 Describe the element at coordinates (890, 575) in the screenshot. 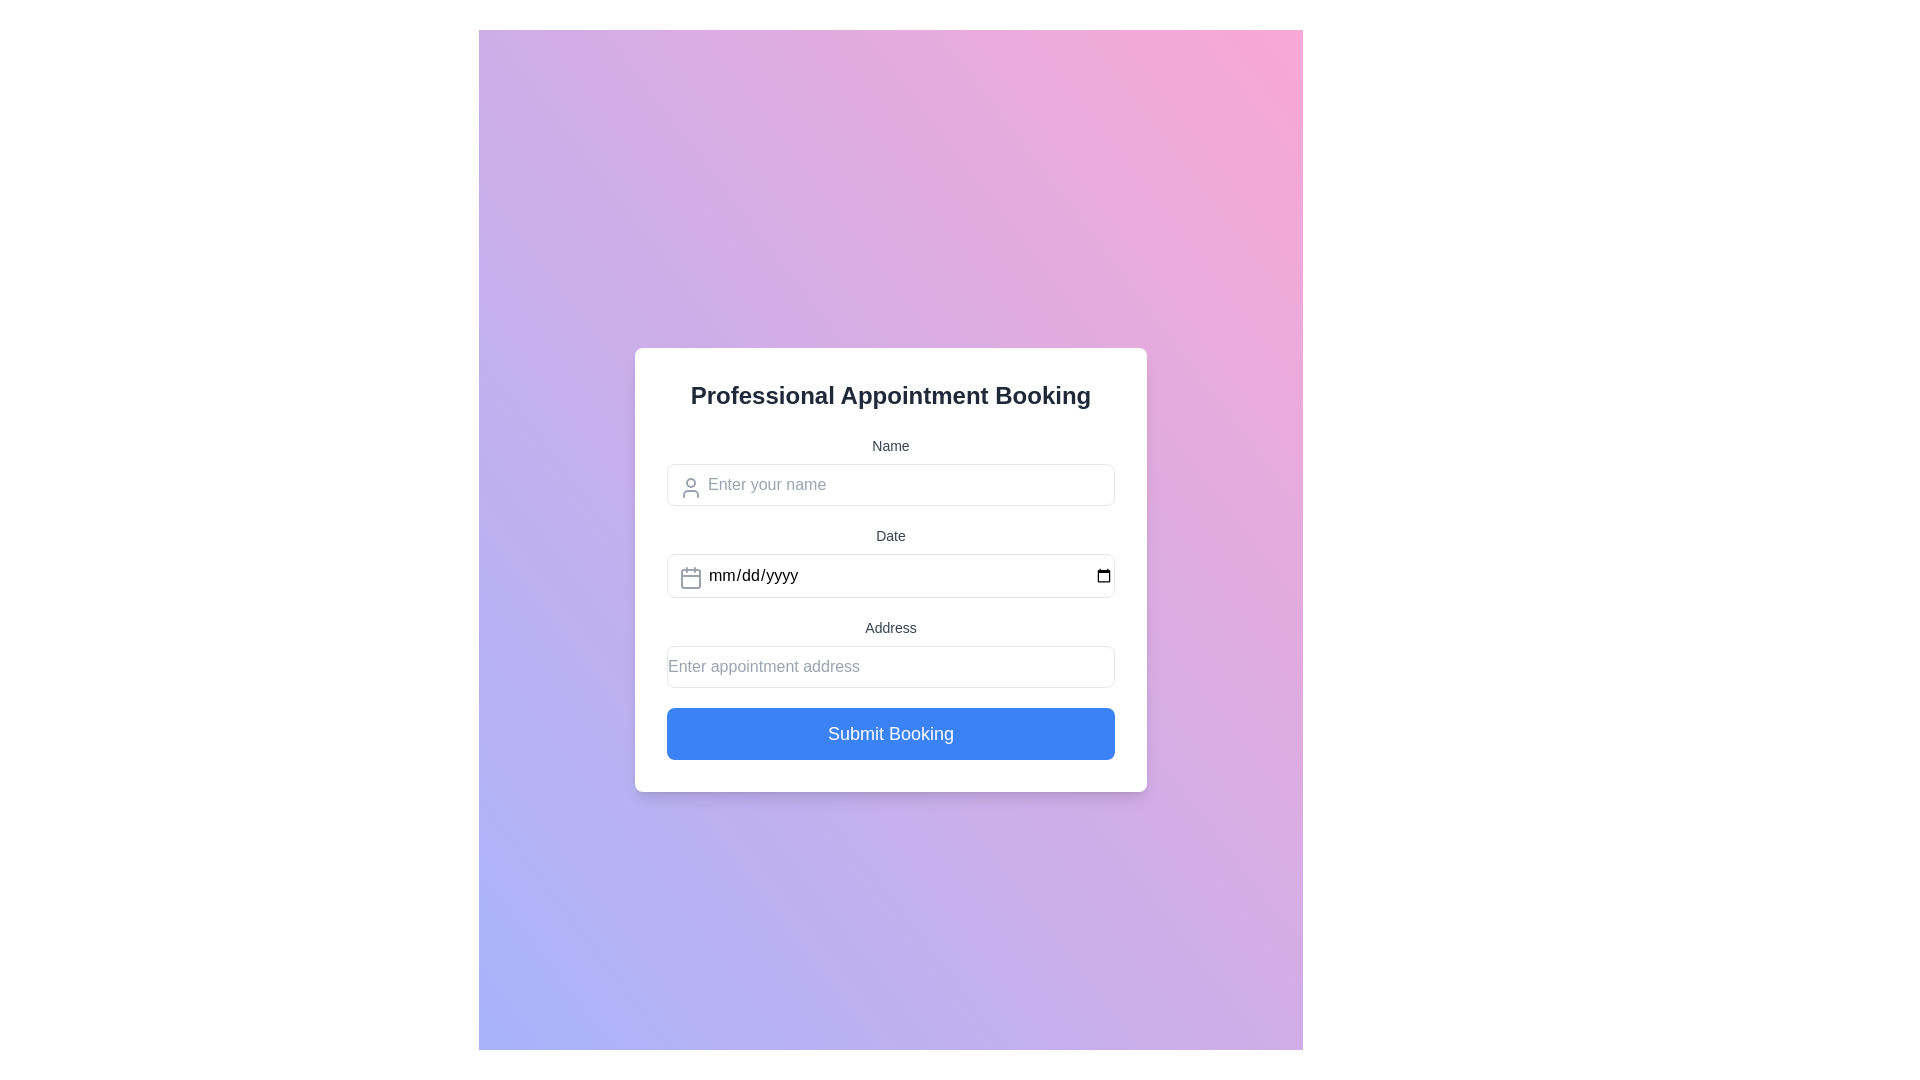

I see `a date from the calendar in the Date picker input field located below the 'Date' label in the 'Professional Appointment Booking' form` at that location.